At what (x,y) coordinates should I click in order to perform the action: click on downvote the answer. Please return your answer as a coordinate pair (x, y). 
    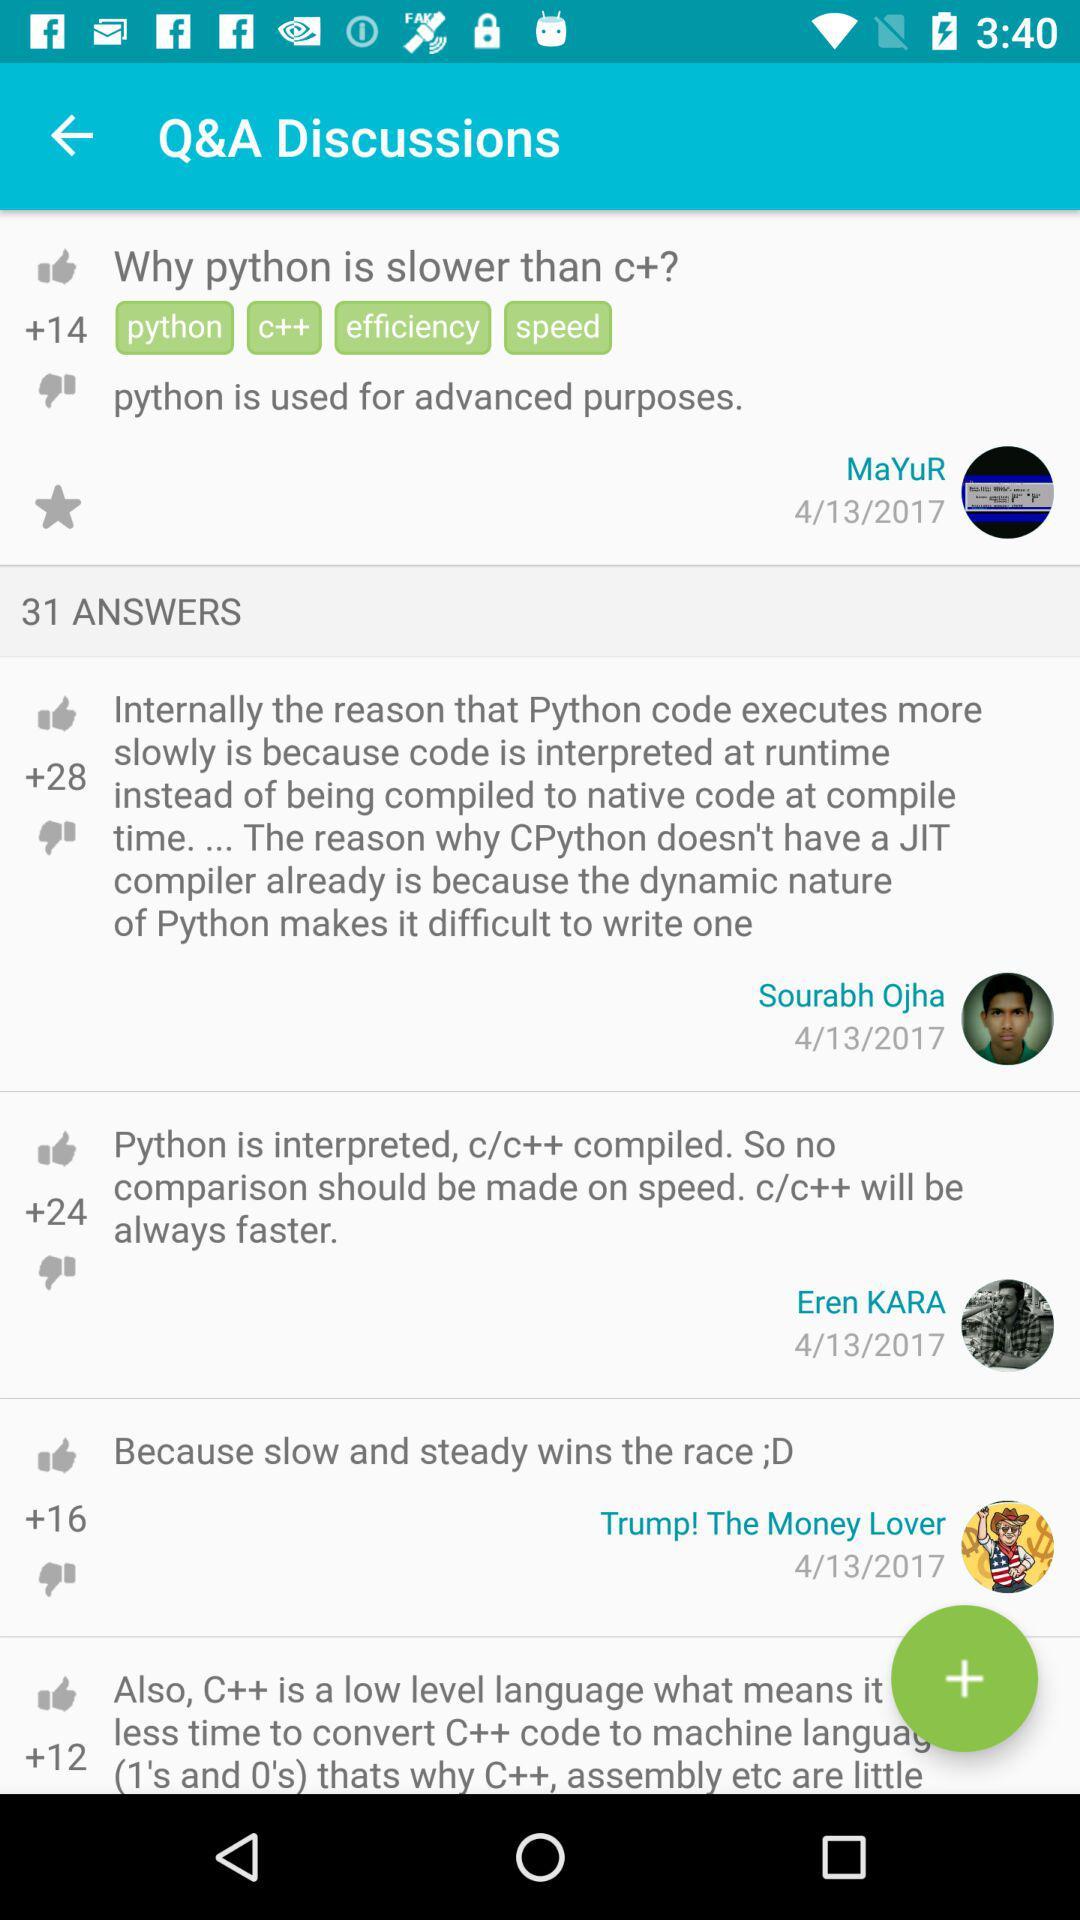
    Looking at the image, I should click on (55, 837).